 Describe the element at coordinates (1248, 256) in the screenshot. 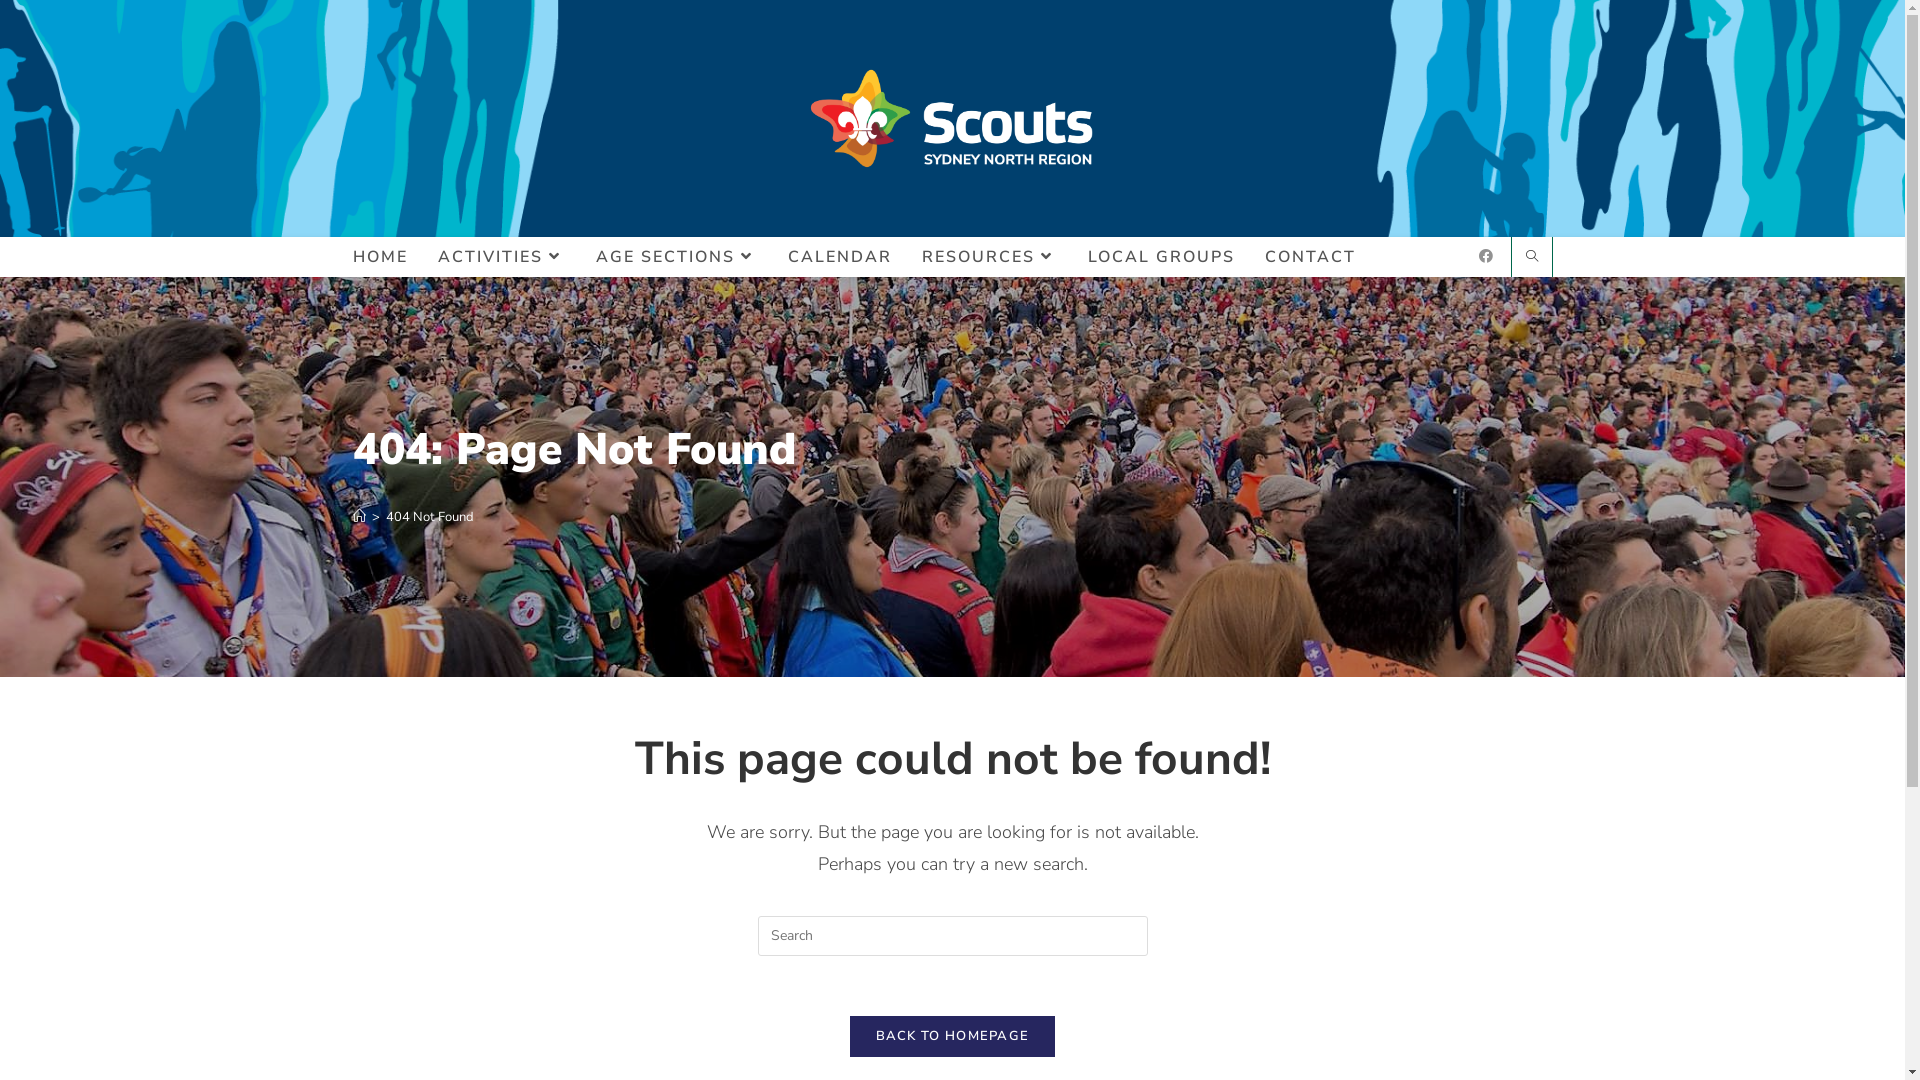

I see `'CONTACT'` at that location.